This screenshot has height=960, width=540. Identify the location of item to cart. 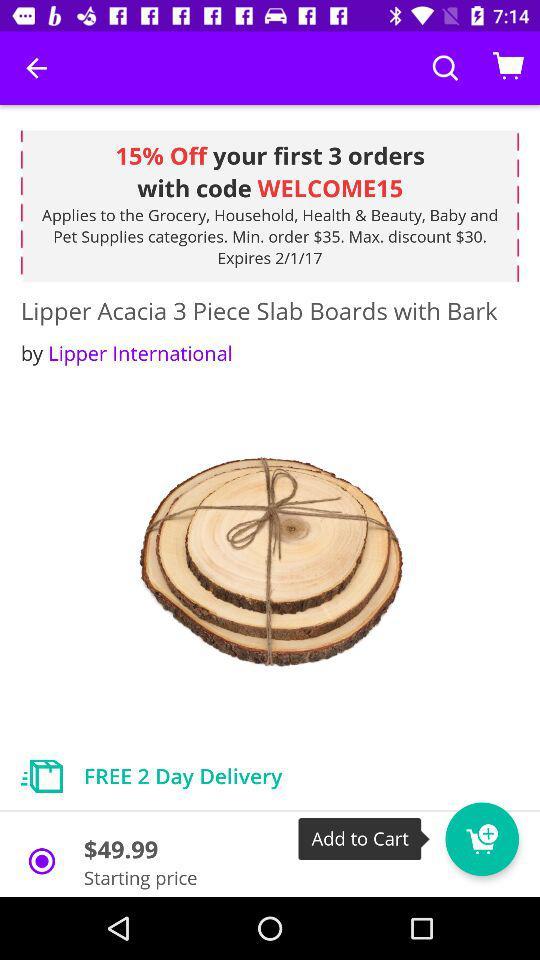
(481, 839).